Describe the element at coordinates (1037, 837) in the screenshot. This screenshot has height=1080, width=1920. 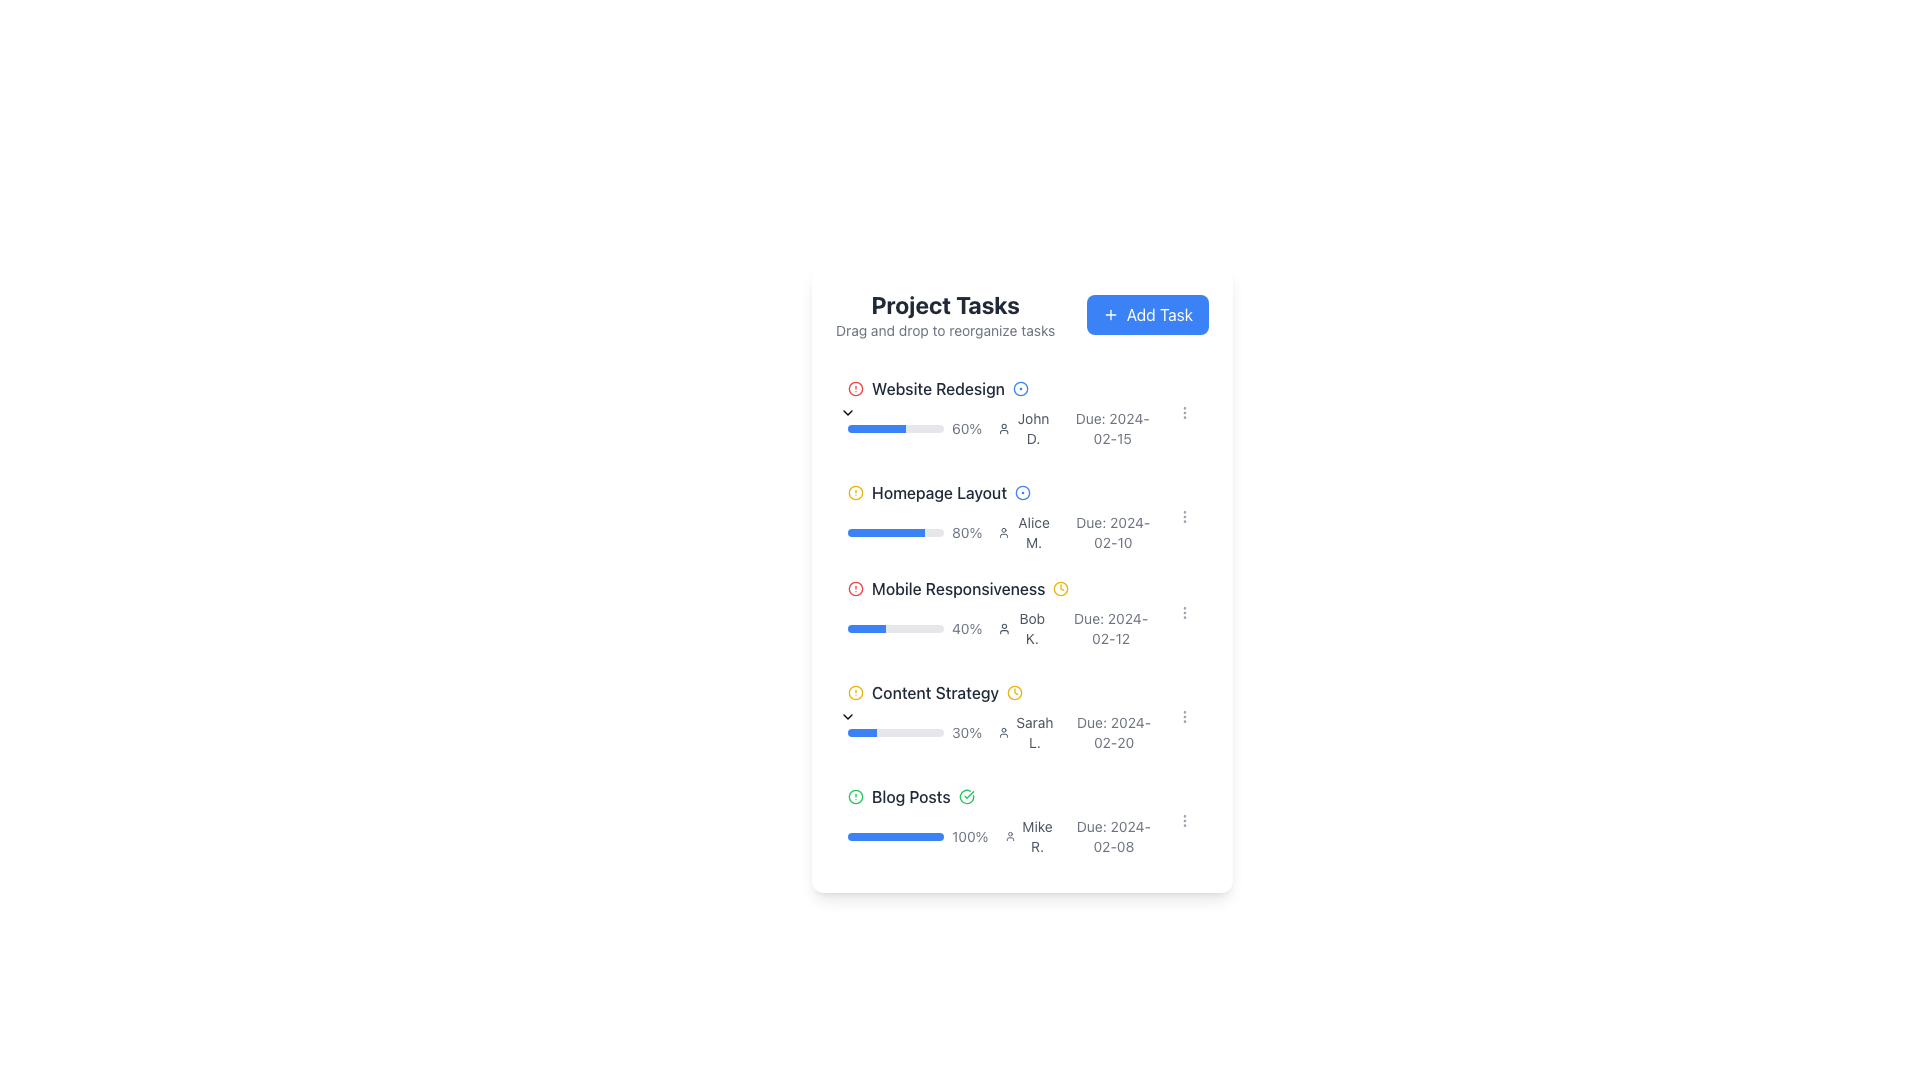
I see `the static text label displaying 'Mike R.' which is located in the 'Blog Posts' task line, positioned between the task title and the due date` at that location.